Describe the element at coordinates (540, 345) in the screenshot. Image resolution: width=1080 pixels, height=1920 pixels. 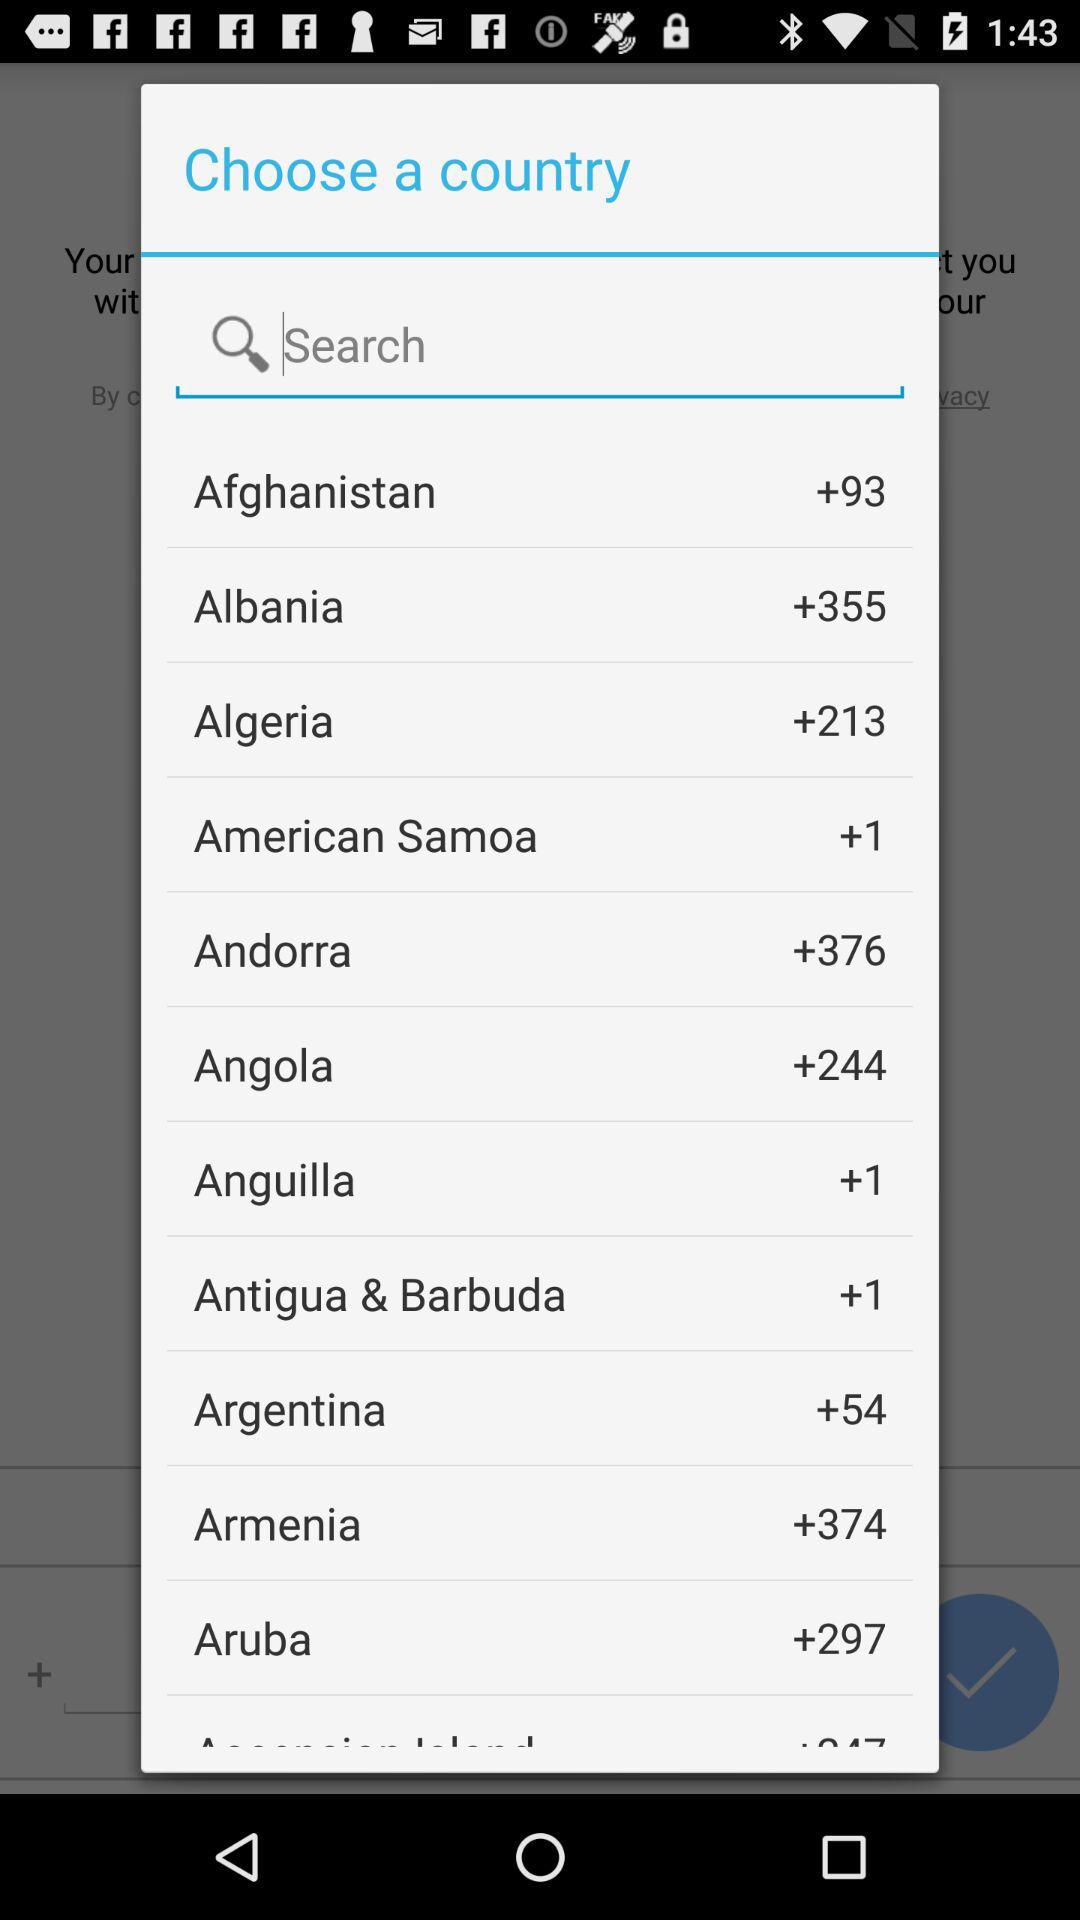
I see `search for country` at that location.